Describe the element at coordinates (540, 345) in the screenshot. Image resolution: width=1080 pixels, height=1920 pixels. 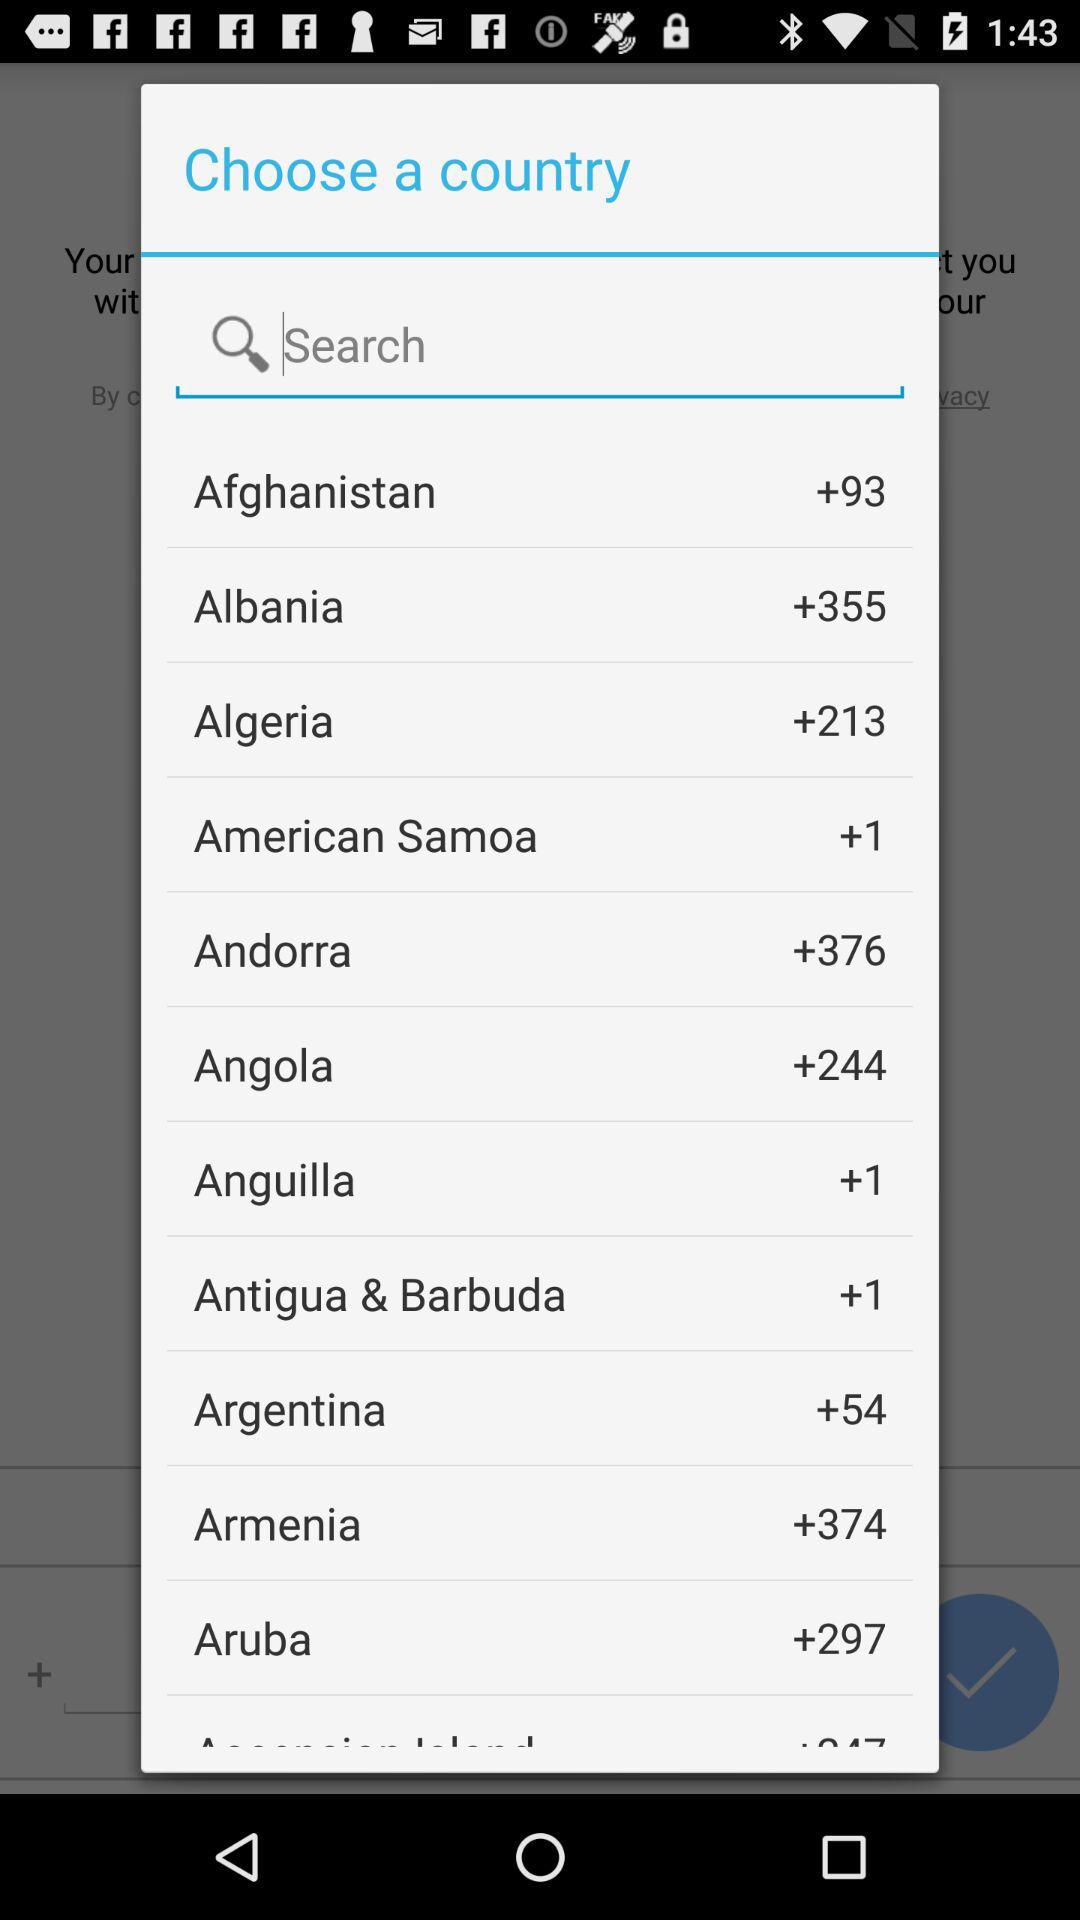
I see `search for country` at that location.